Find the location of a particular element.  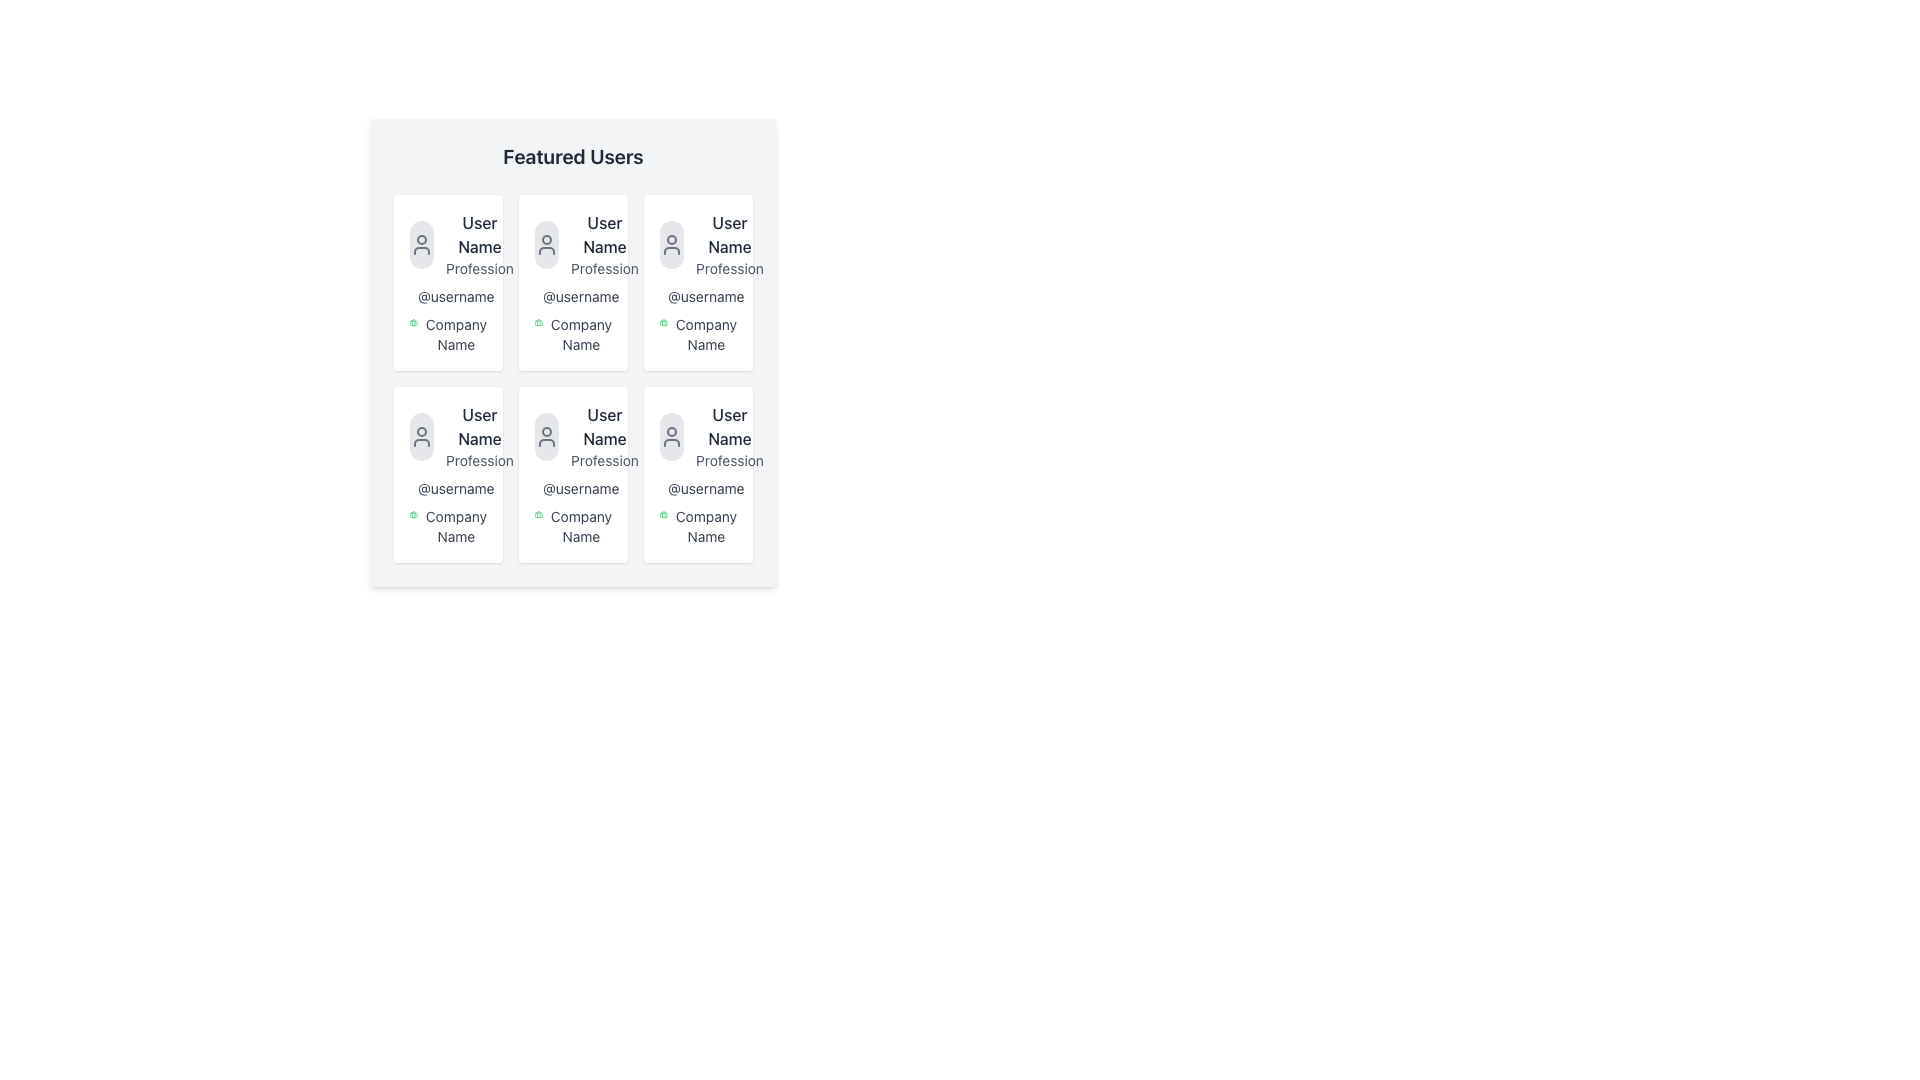

the static text label 'User Name' in the second row, second column card of the 'Featured Users' section is located at coordinates (603, 426).